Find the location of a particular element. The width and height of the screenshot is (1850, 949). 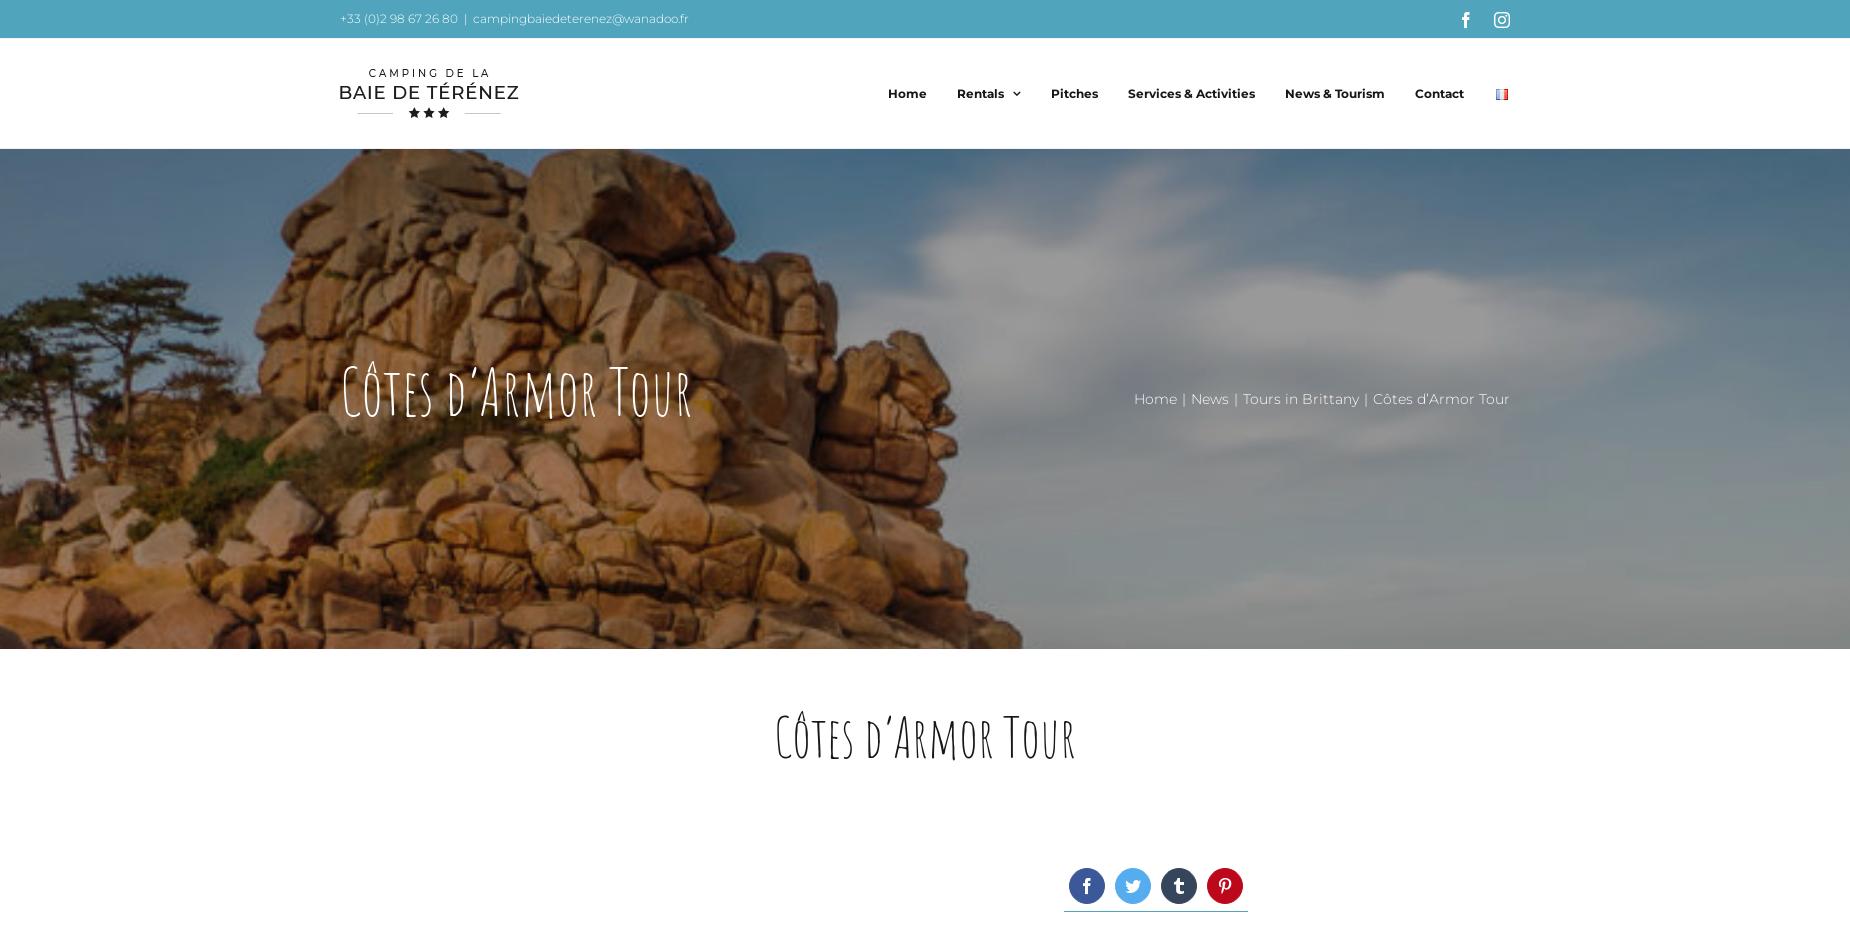

'Titania' is located at coordinates (1001, 488).